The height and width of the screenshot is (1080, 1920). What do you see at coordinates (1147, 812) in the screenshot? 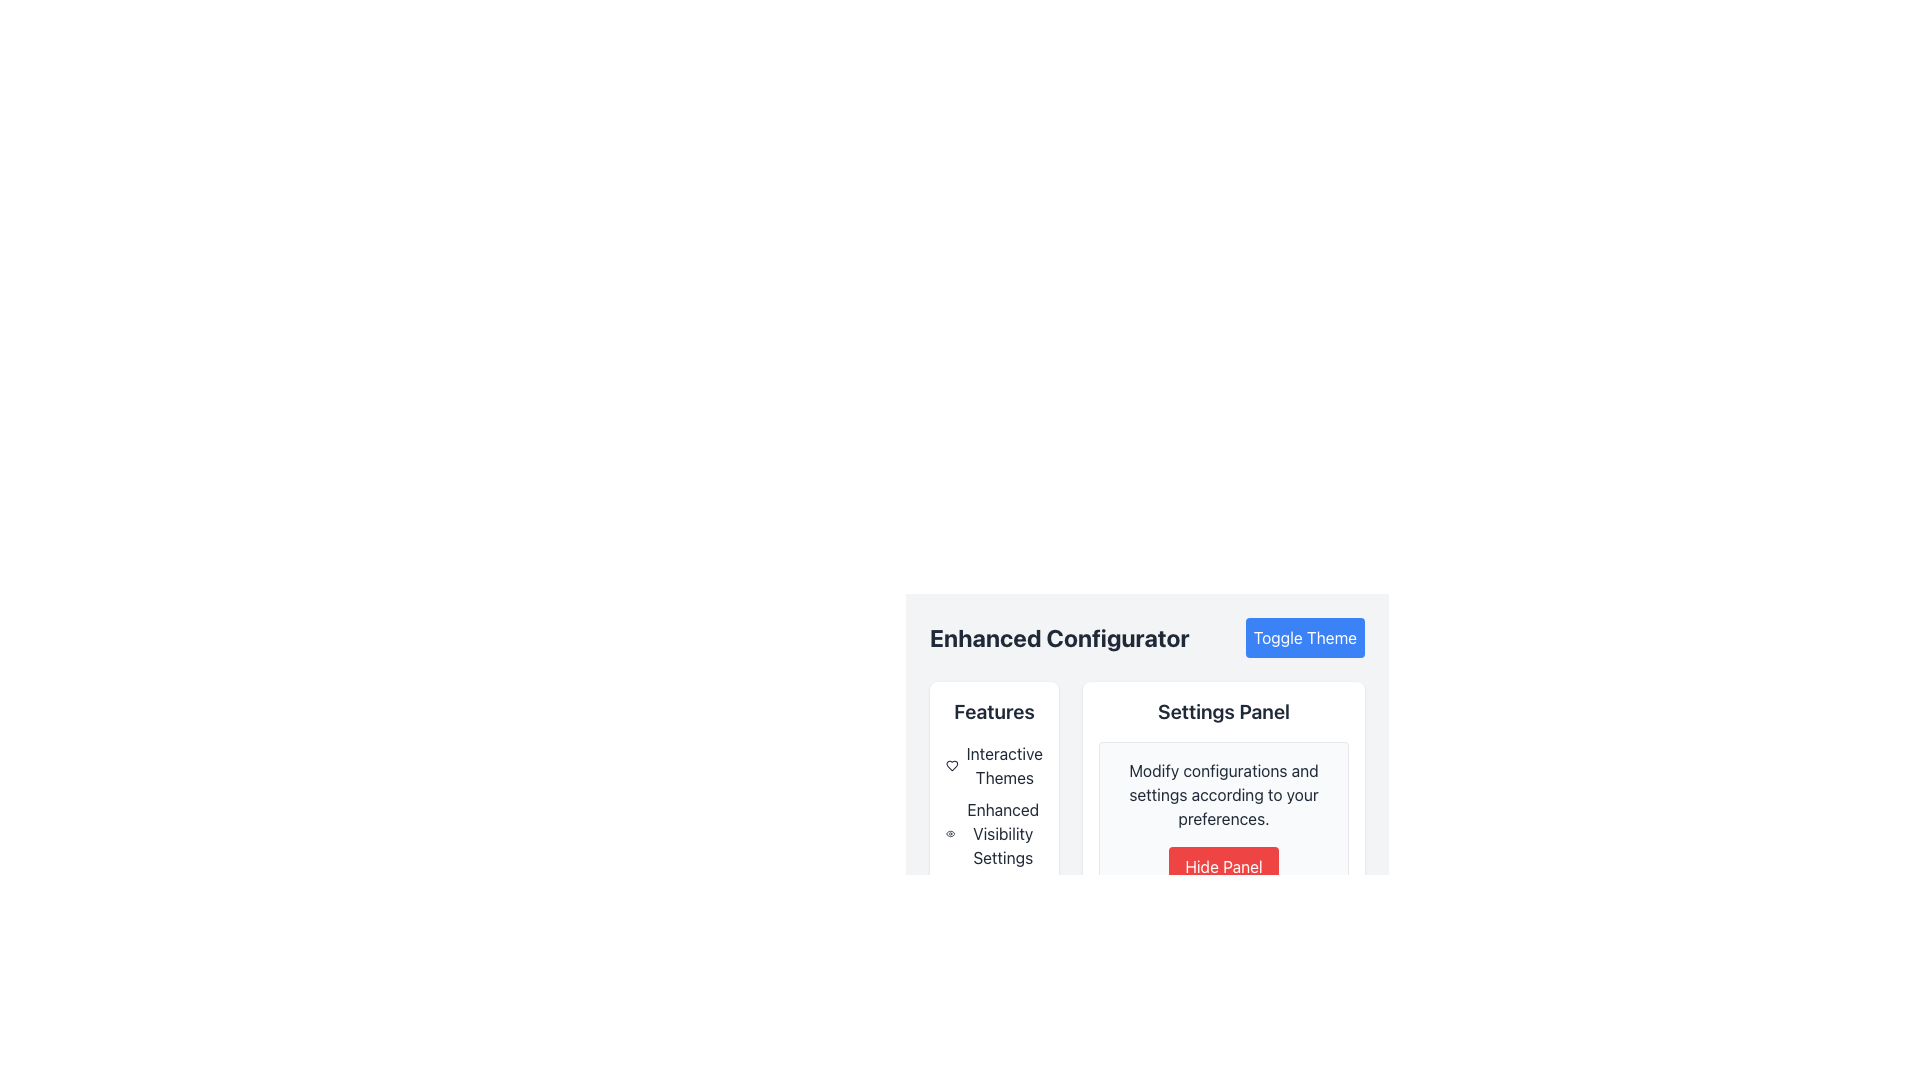
I see `the 'Hide Panel' button located at the bottom right of the 'Settings Panel' which has a modern card-like appearance and is part of the 'Enhanced Configurator' section` at bounding box center [1147, 812].